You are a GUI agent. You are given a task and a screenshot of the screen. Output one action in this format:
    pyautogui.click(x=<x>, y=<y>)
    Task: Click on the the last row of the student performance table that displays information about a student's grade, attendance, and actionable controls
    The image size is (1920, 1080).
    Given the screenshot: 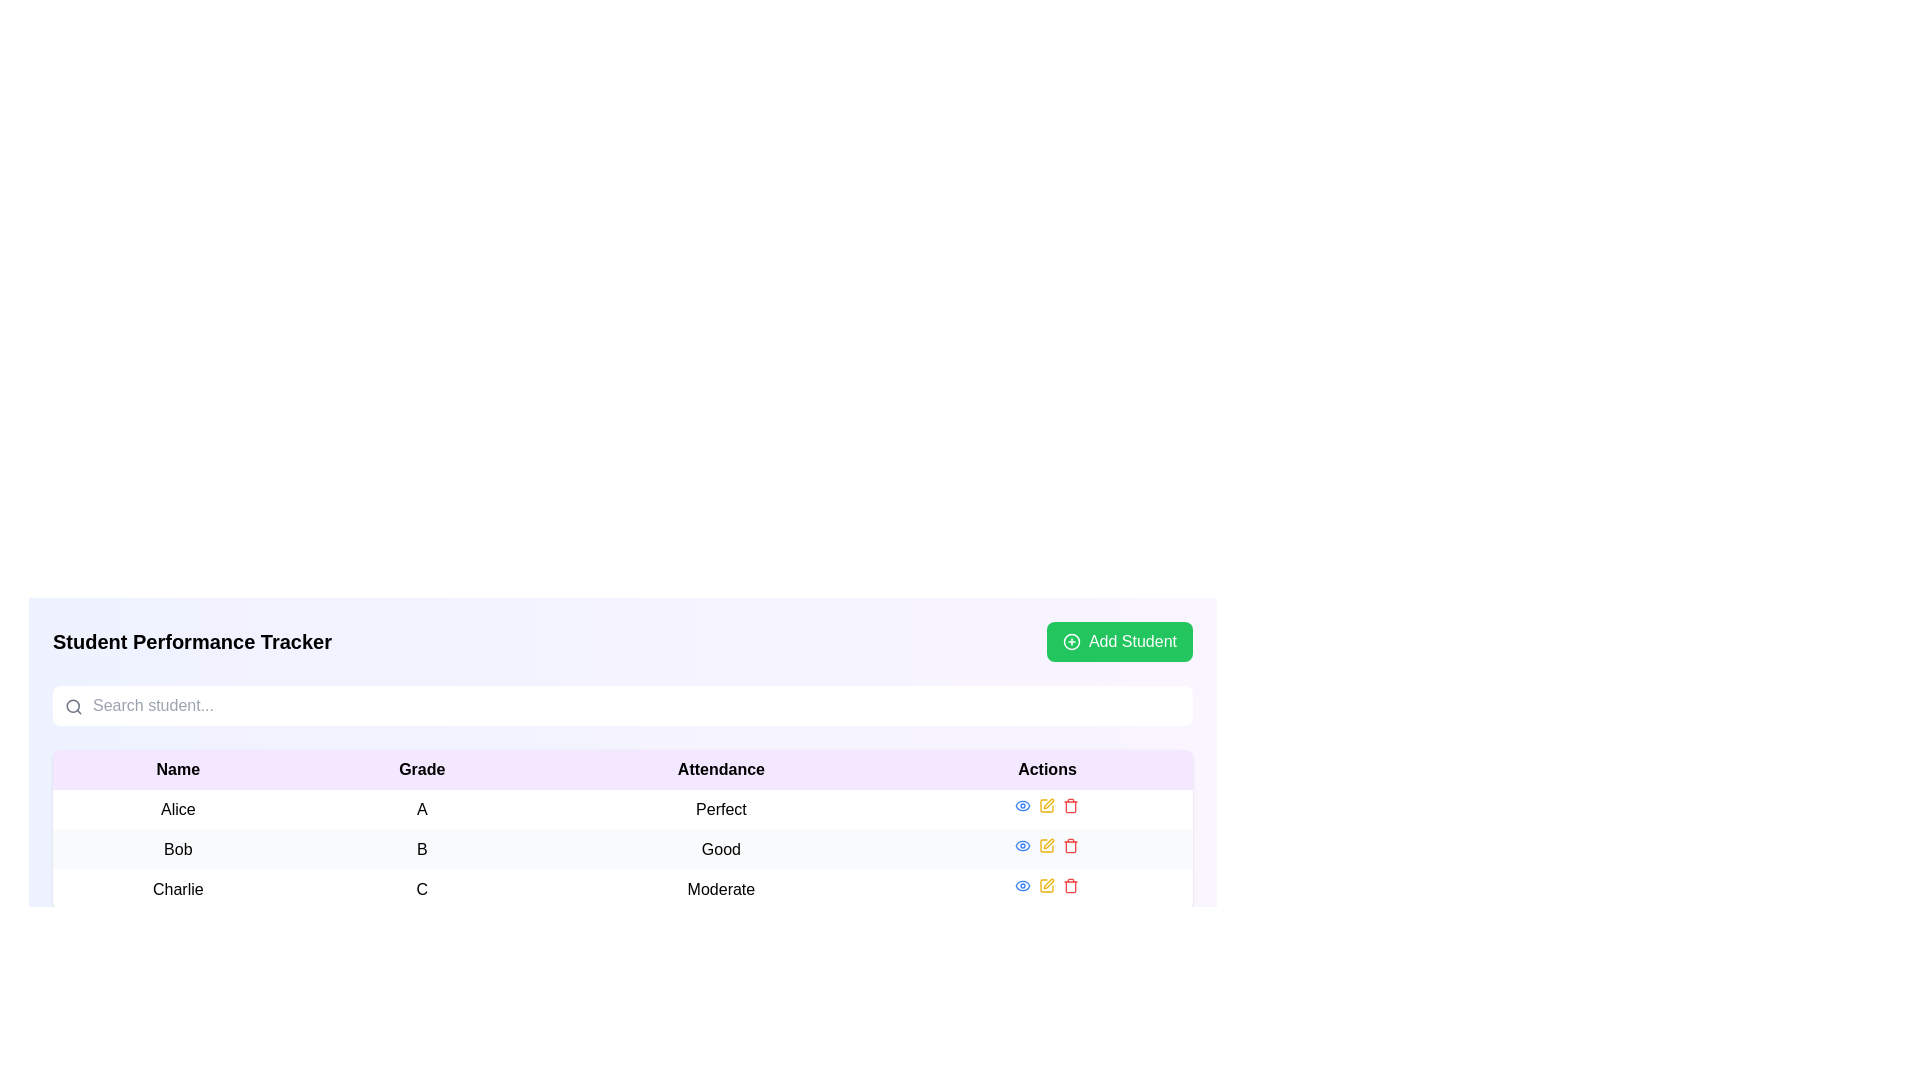 What is the action you would take?
    pyautogui.click(x=622, y=889)
    